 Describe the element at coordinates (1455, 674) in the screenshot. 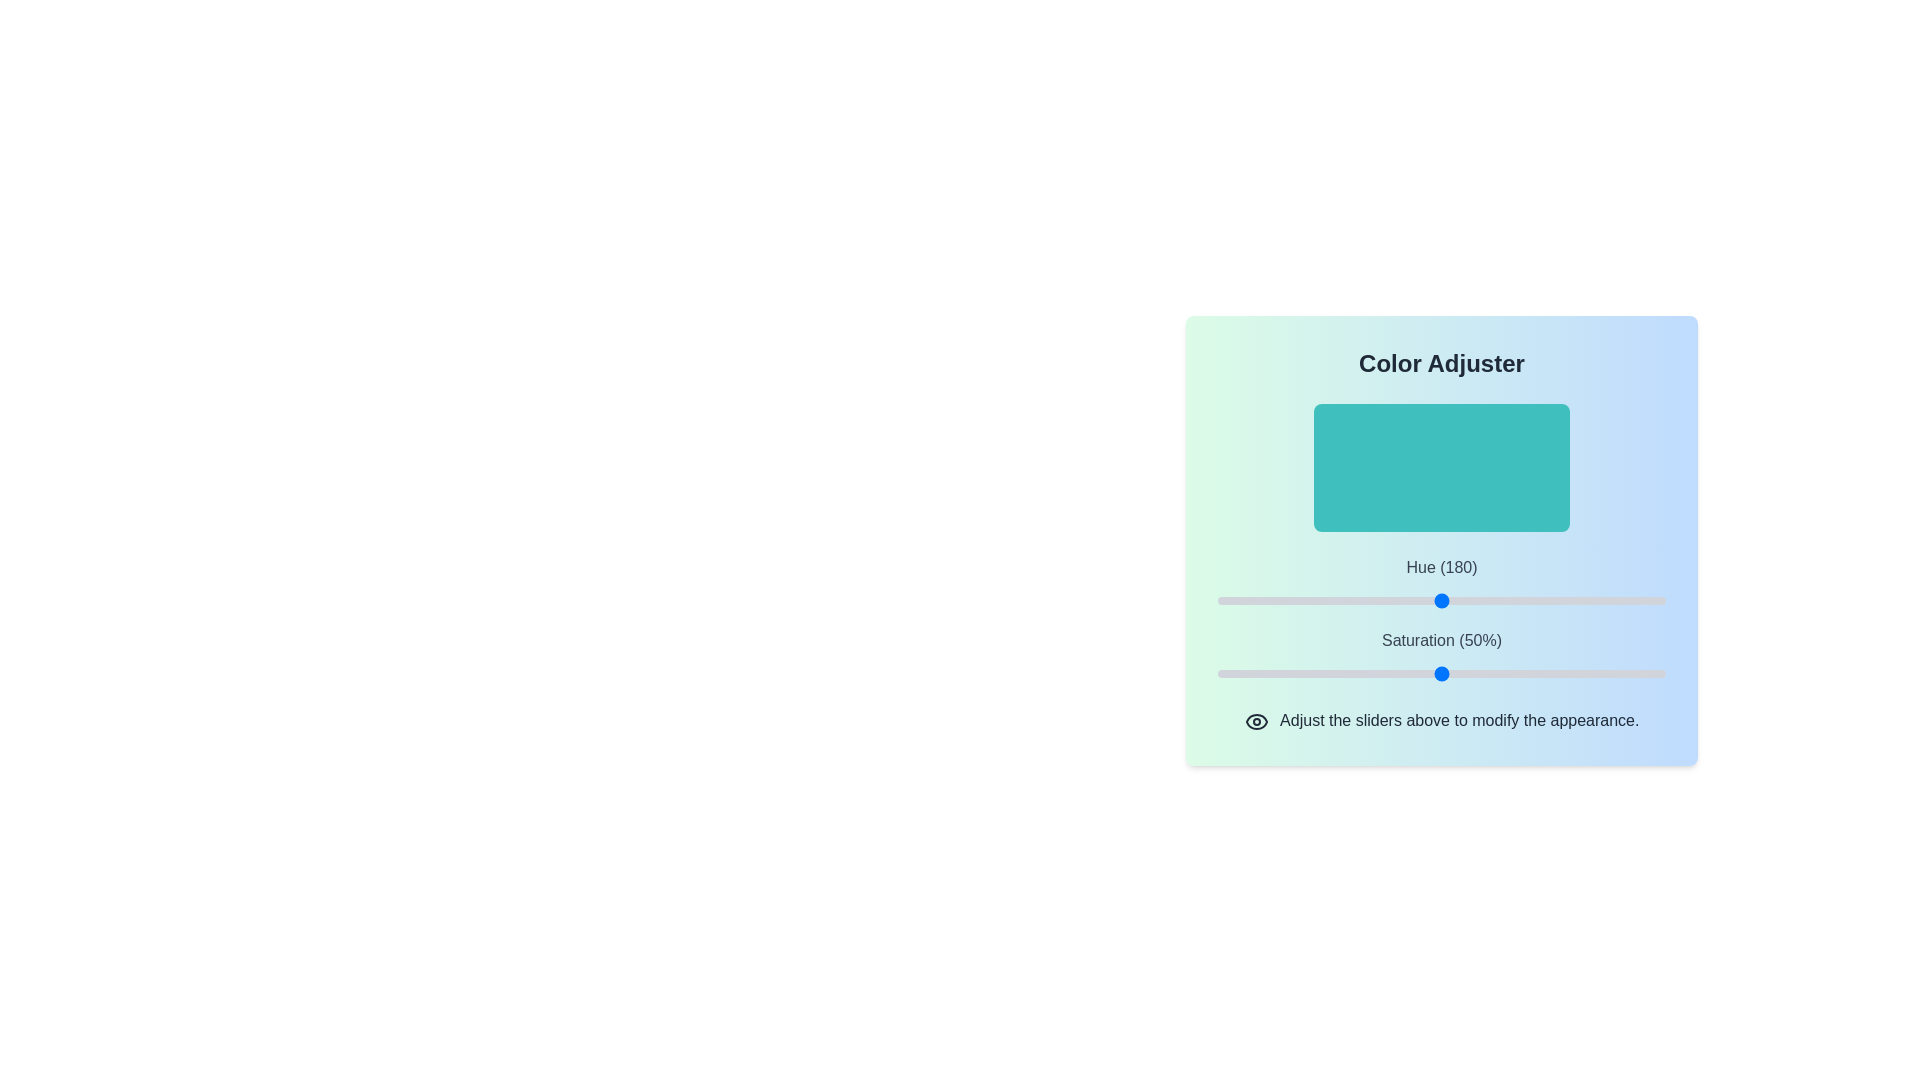

I see `the saturation slider to set the saturation to 53%` at that location.